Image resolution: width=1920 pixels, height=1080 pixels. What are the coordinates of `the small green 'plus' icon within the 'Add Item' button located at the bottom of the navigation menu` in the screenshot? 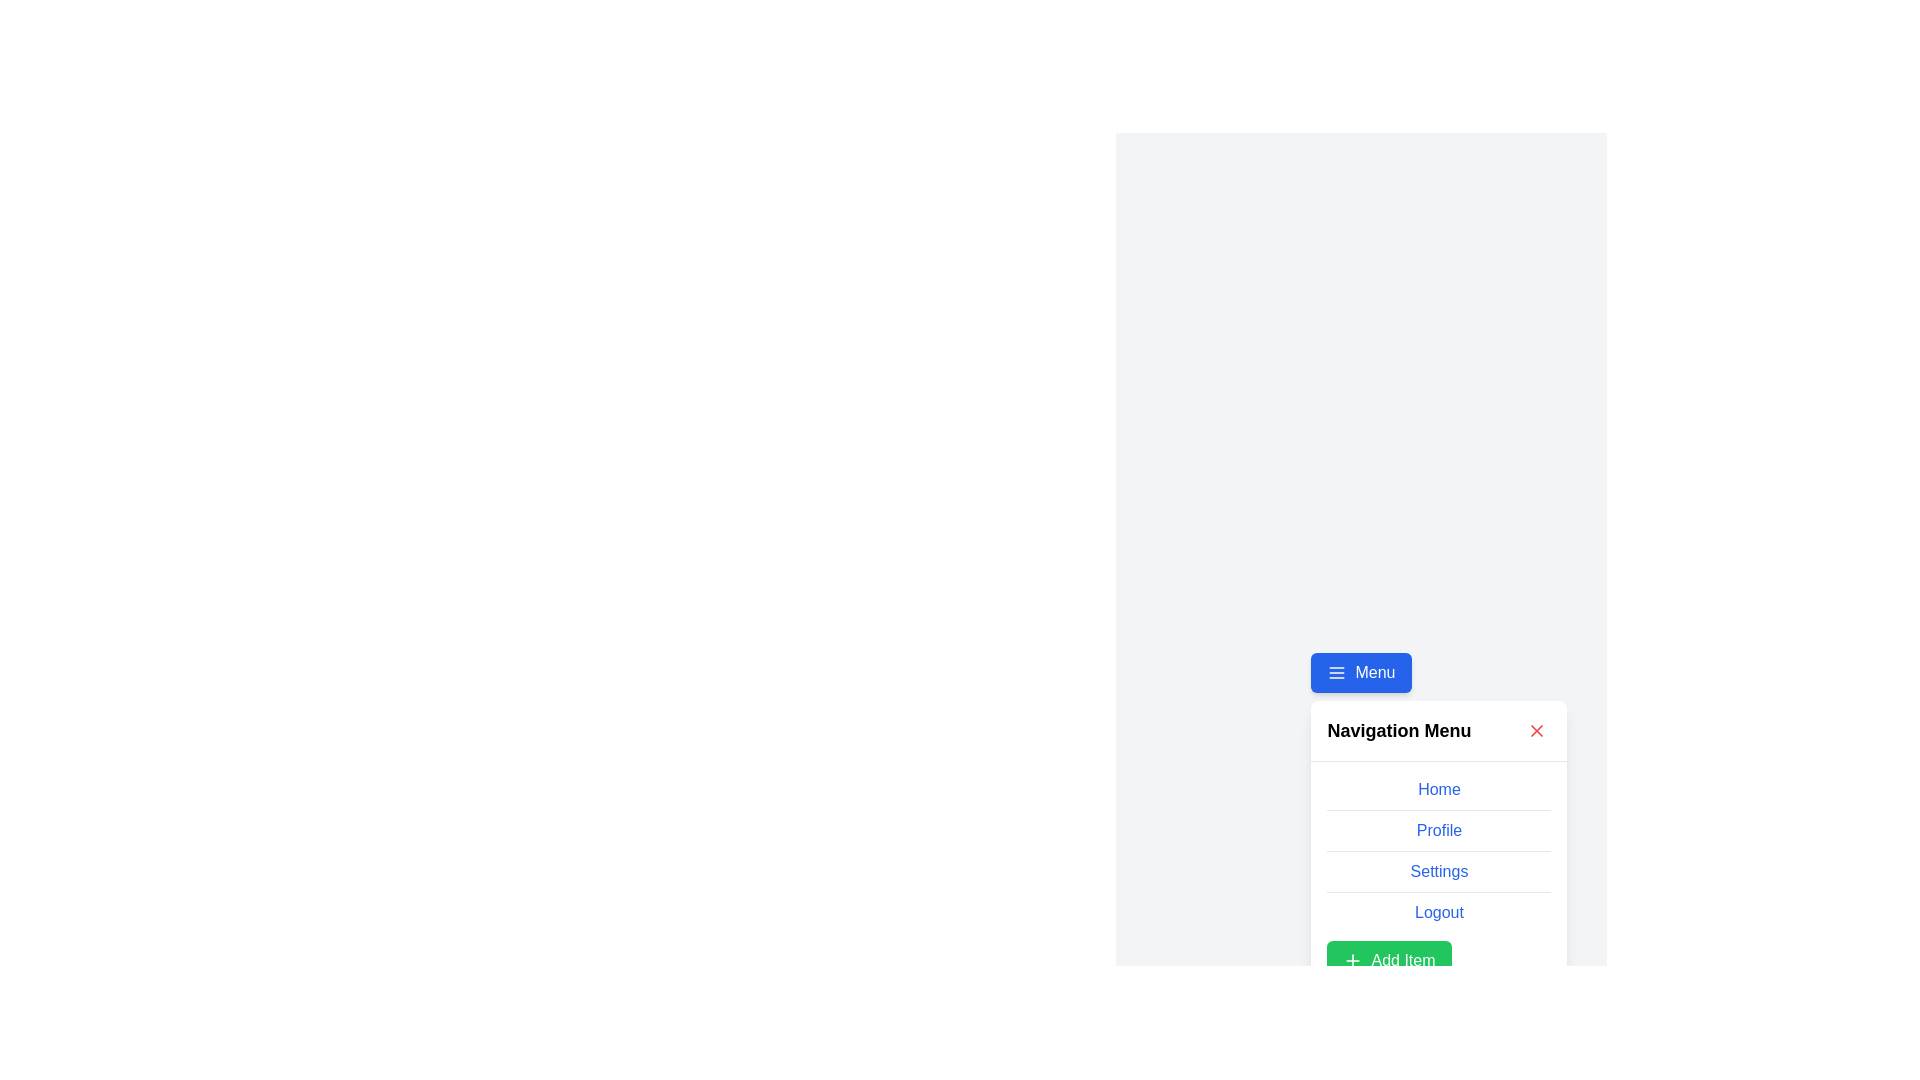 It's located at (1353, 959).